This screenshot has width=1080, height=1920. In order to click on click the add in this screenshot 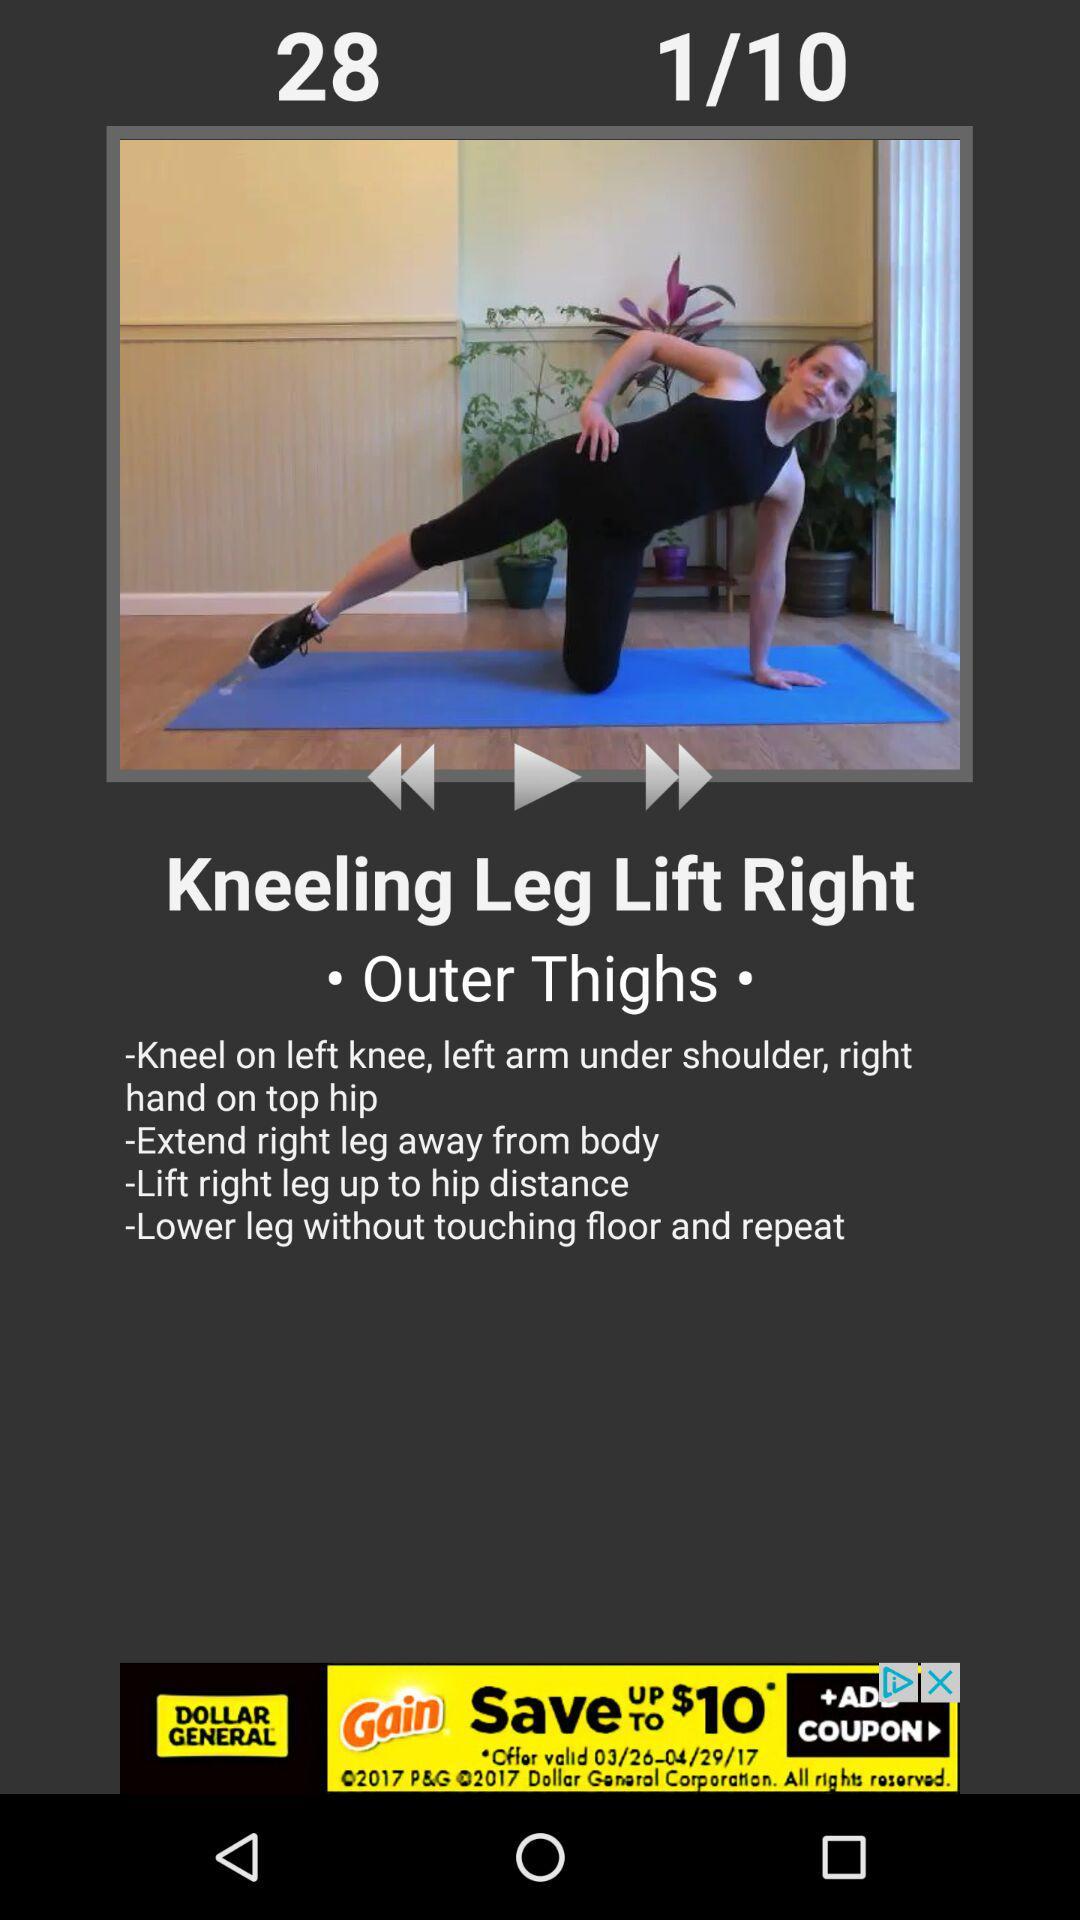, I will do `click(540, 1727)`.